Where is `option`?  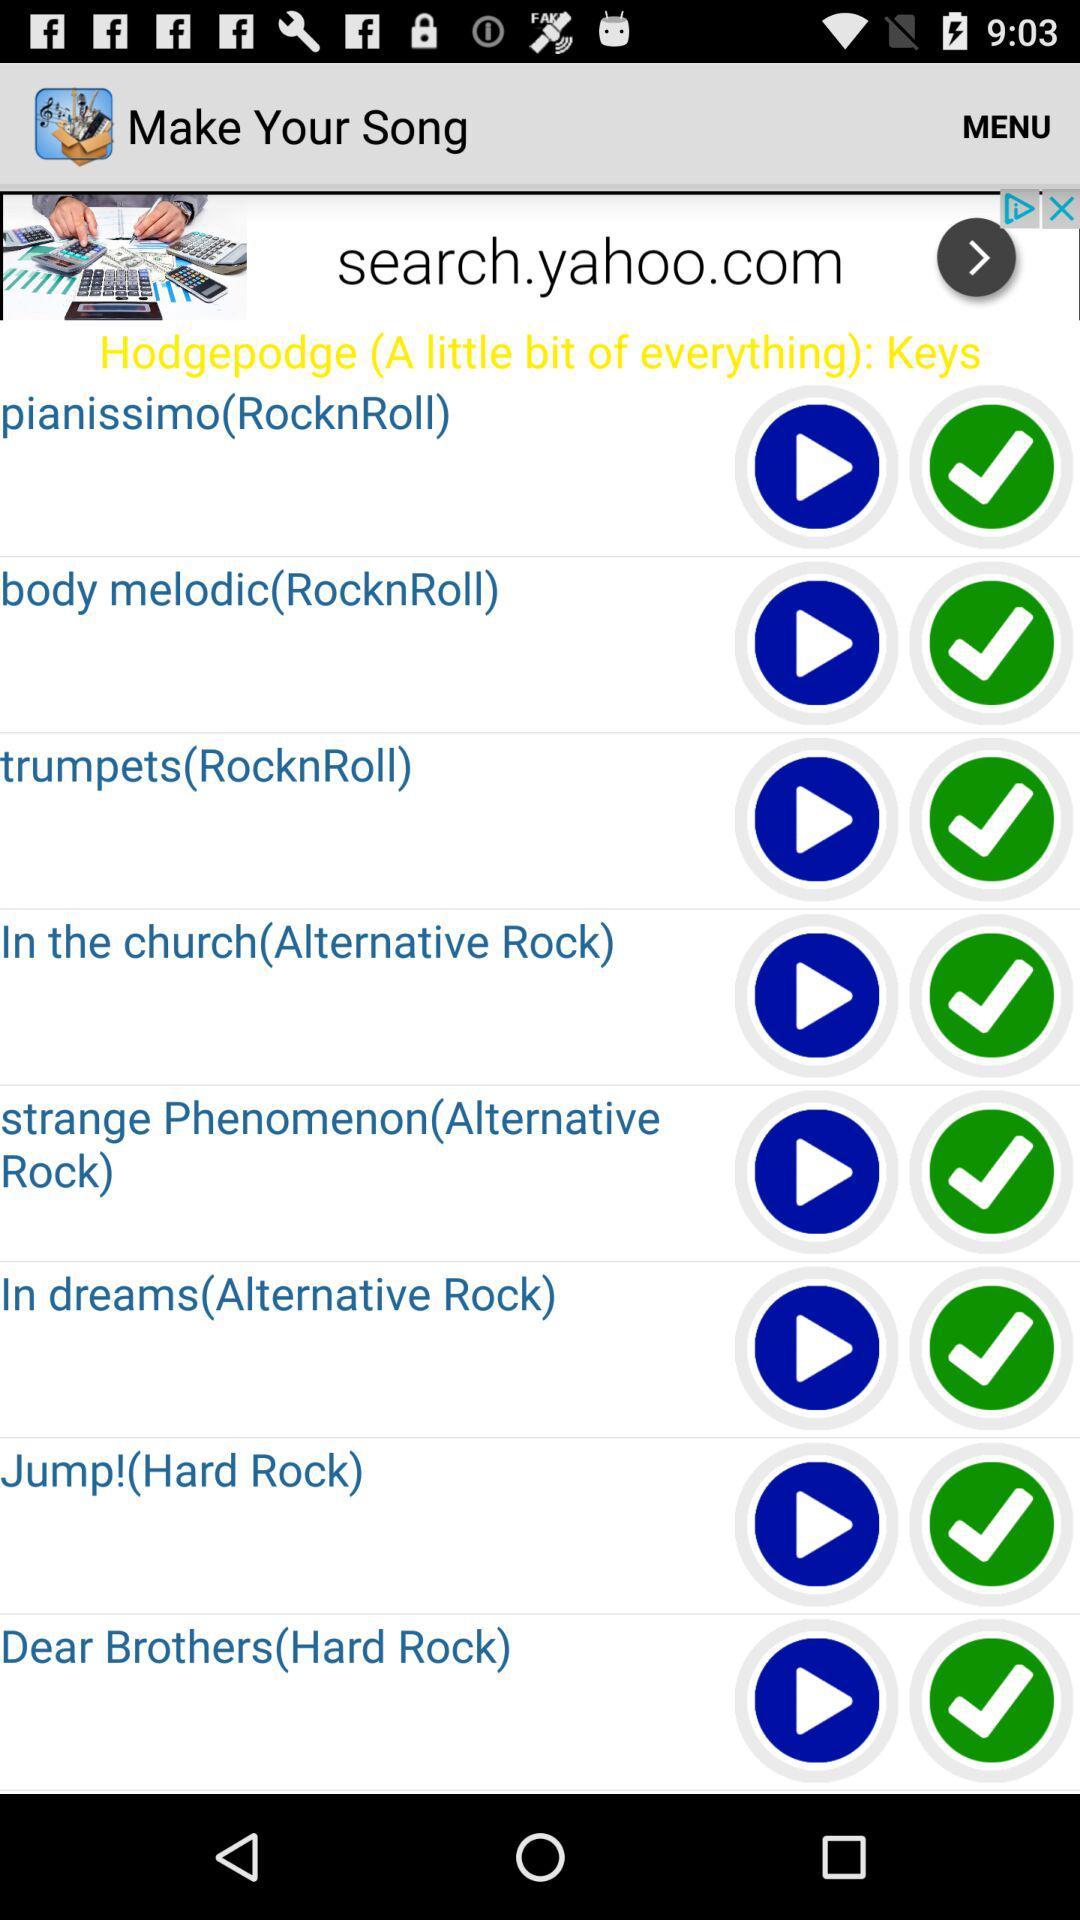 option is located at coordinates (817, 1524).